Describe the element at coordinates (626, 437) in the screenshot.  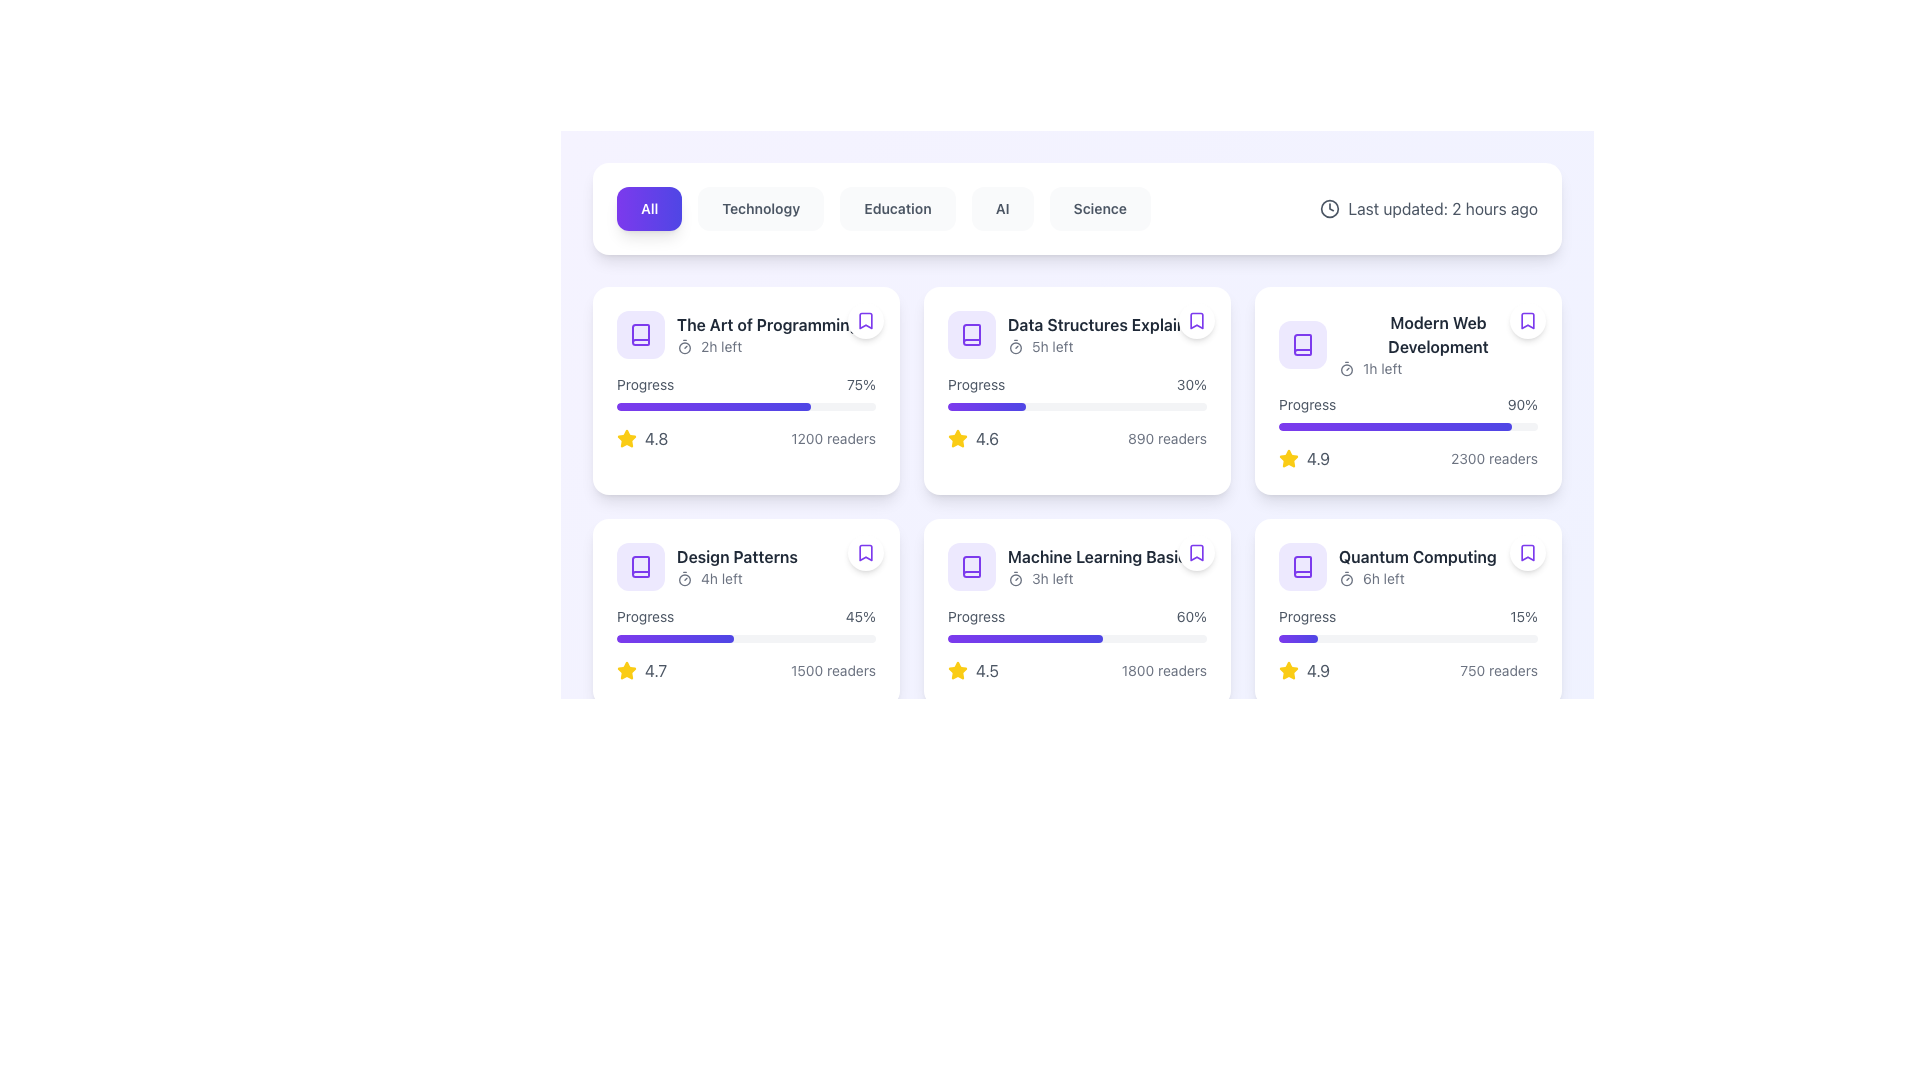
I see `the rating icon located in the bottom left corner of the 'Data Structures Explained' card, which indicates a score of 4.6` at that location.